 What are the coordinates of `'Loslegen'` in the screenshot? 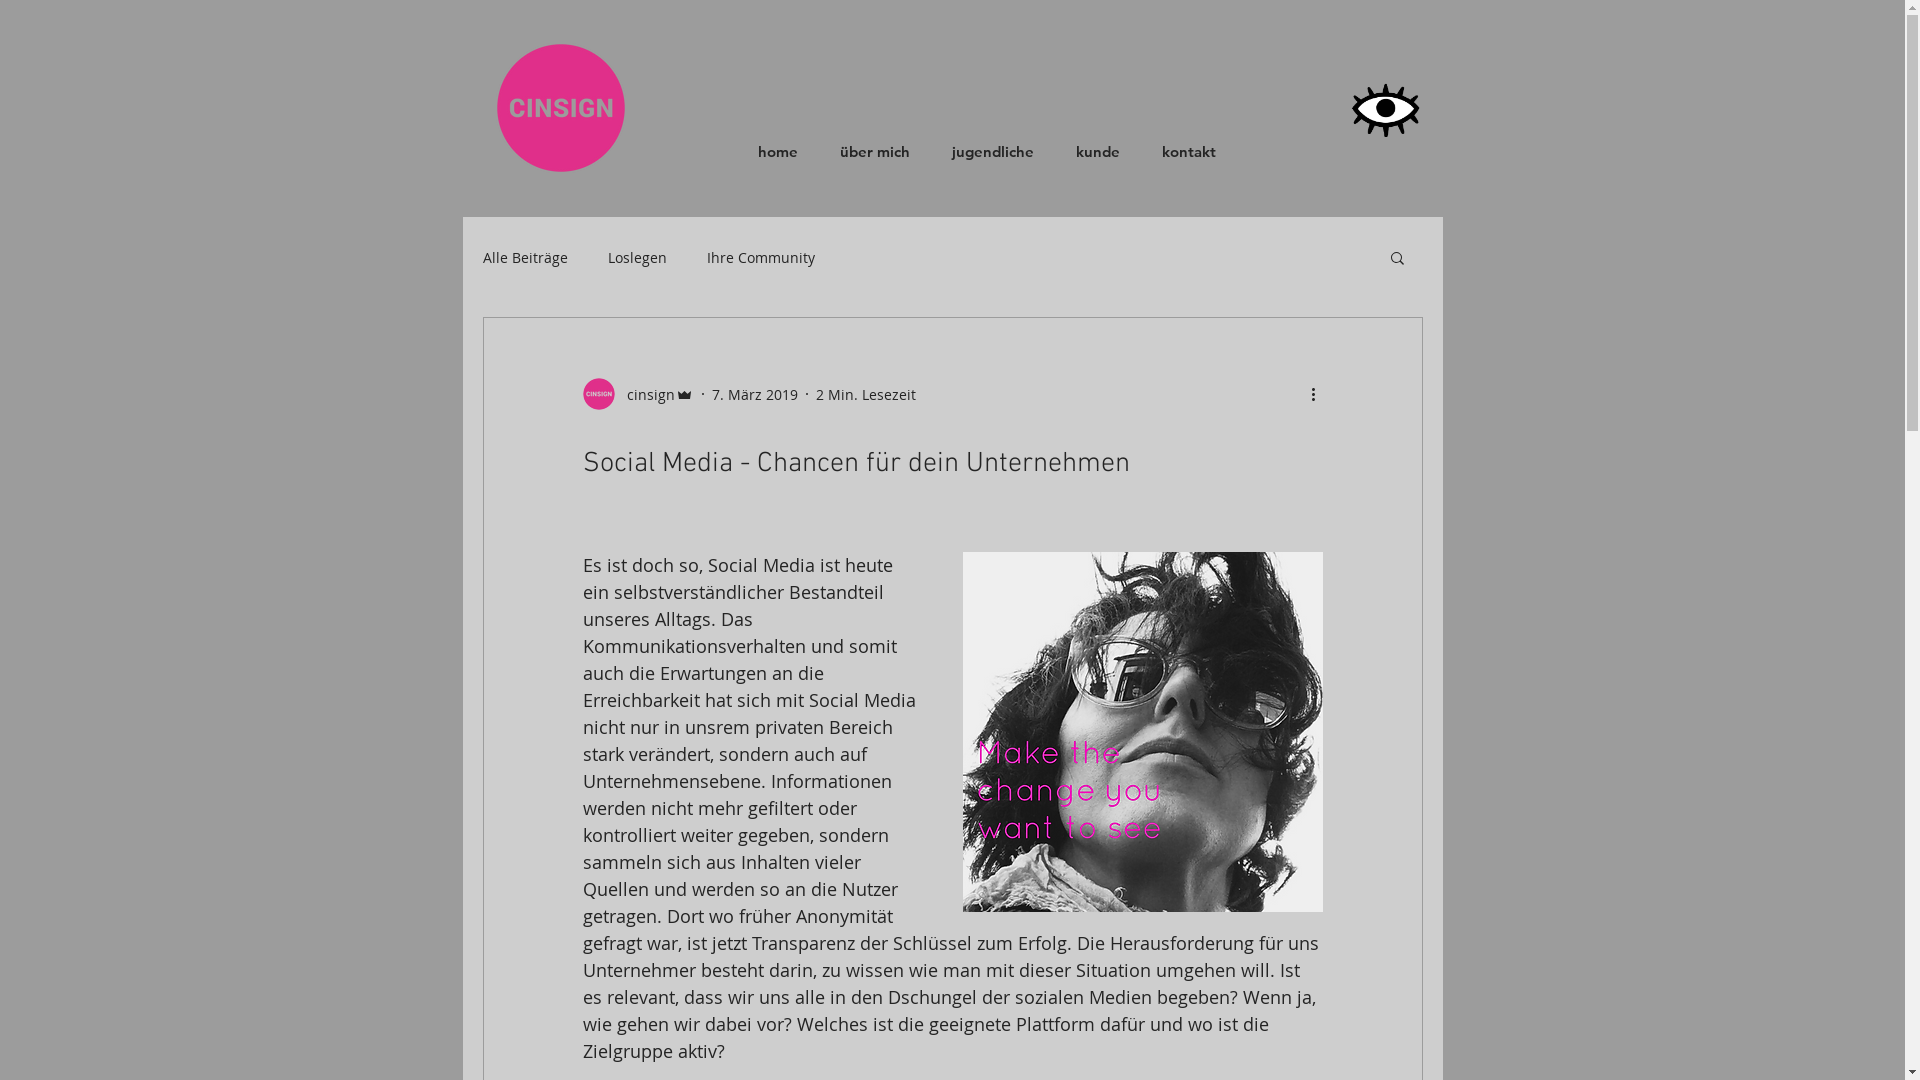 It's located at (636, 256).